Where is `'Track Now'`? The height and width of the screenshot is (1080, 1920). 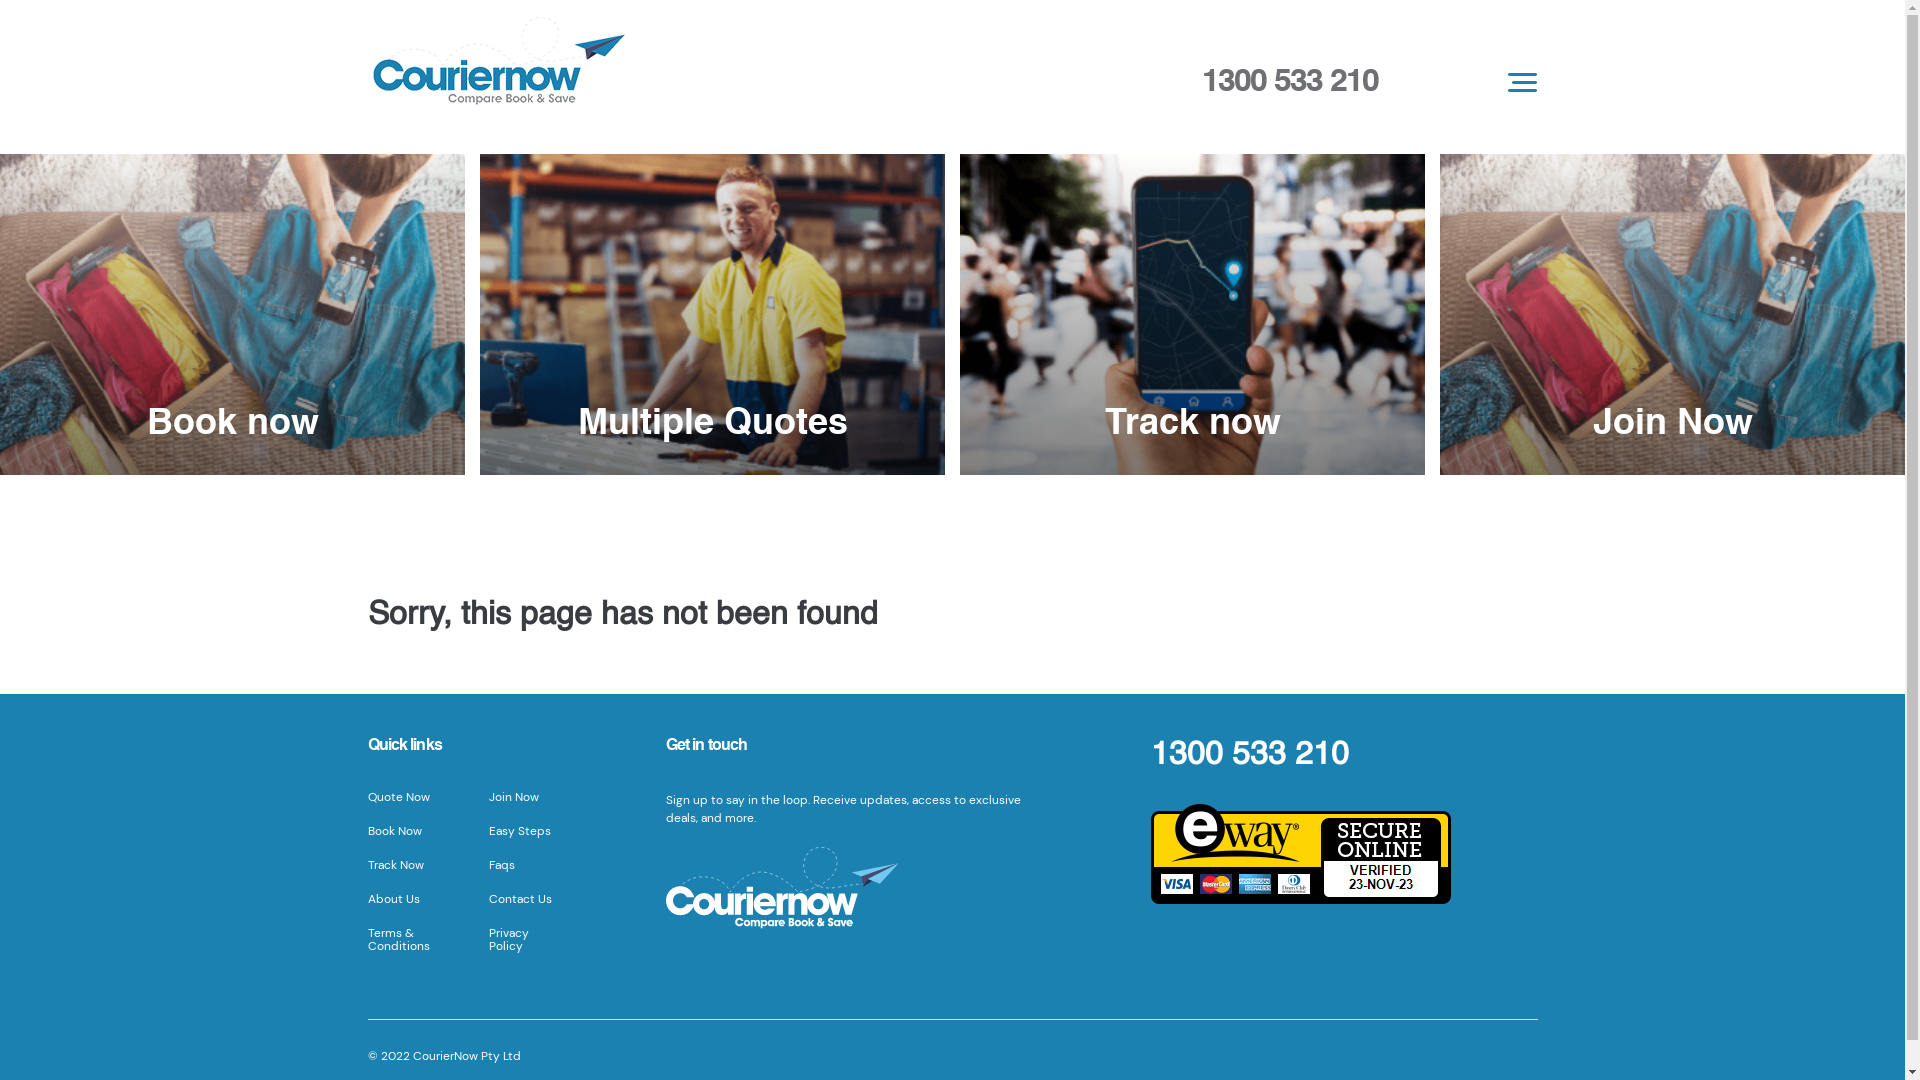
'Track Now' is located at coordinates (395, 863).